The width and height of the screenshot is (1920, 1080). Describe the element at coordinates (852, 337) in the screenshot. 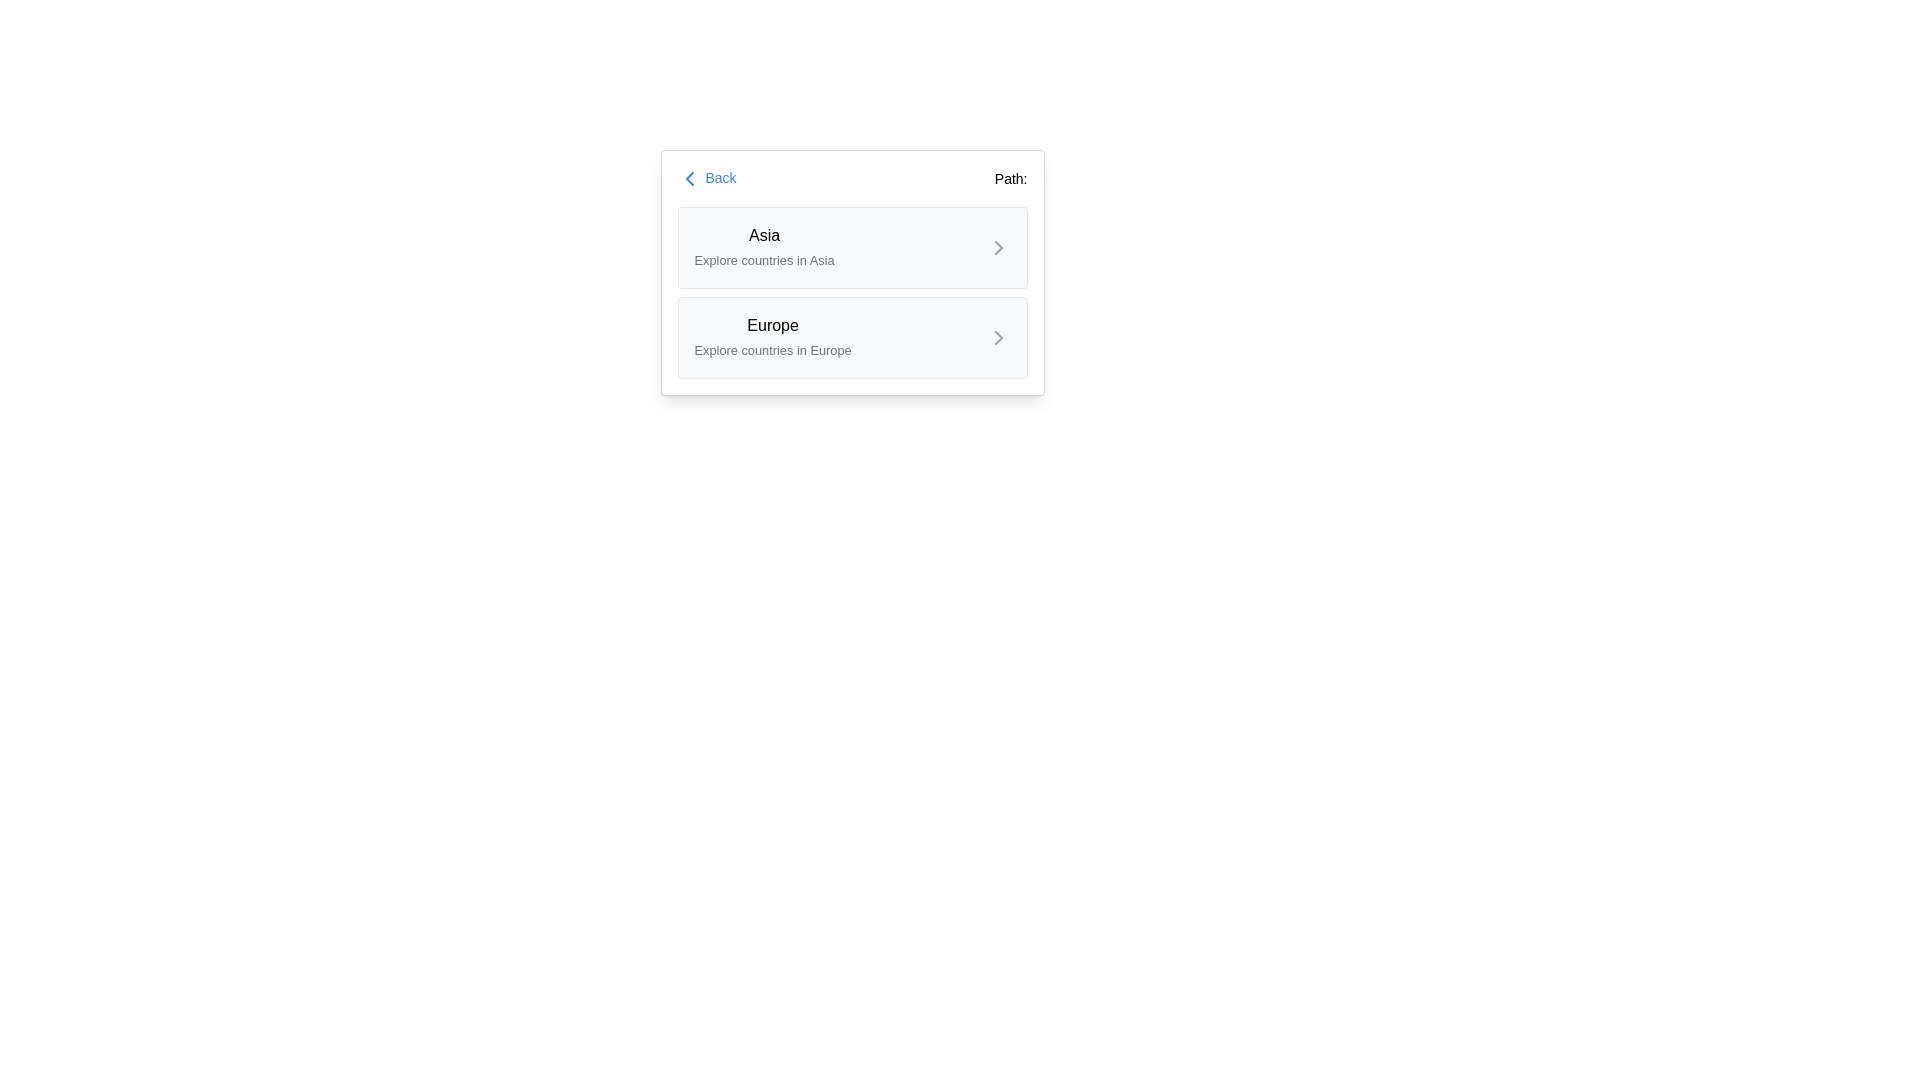

I see `the second navigation card related to exploring countries in Europe` at that location.